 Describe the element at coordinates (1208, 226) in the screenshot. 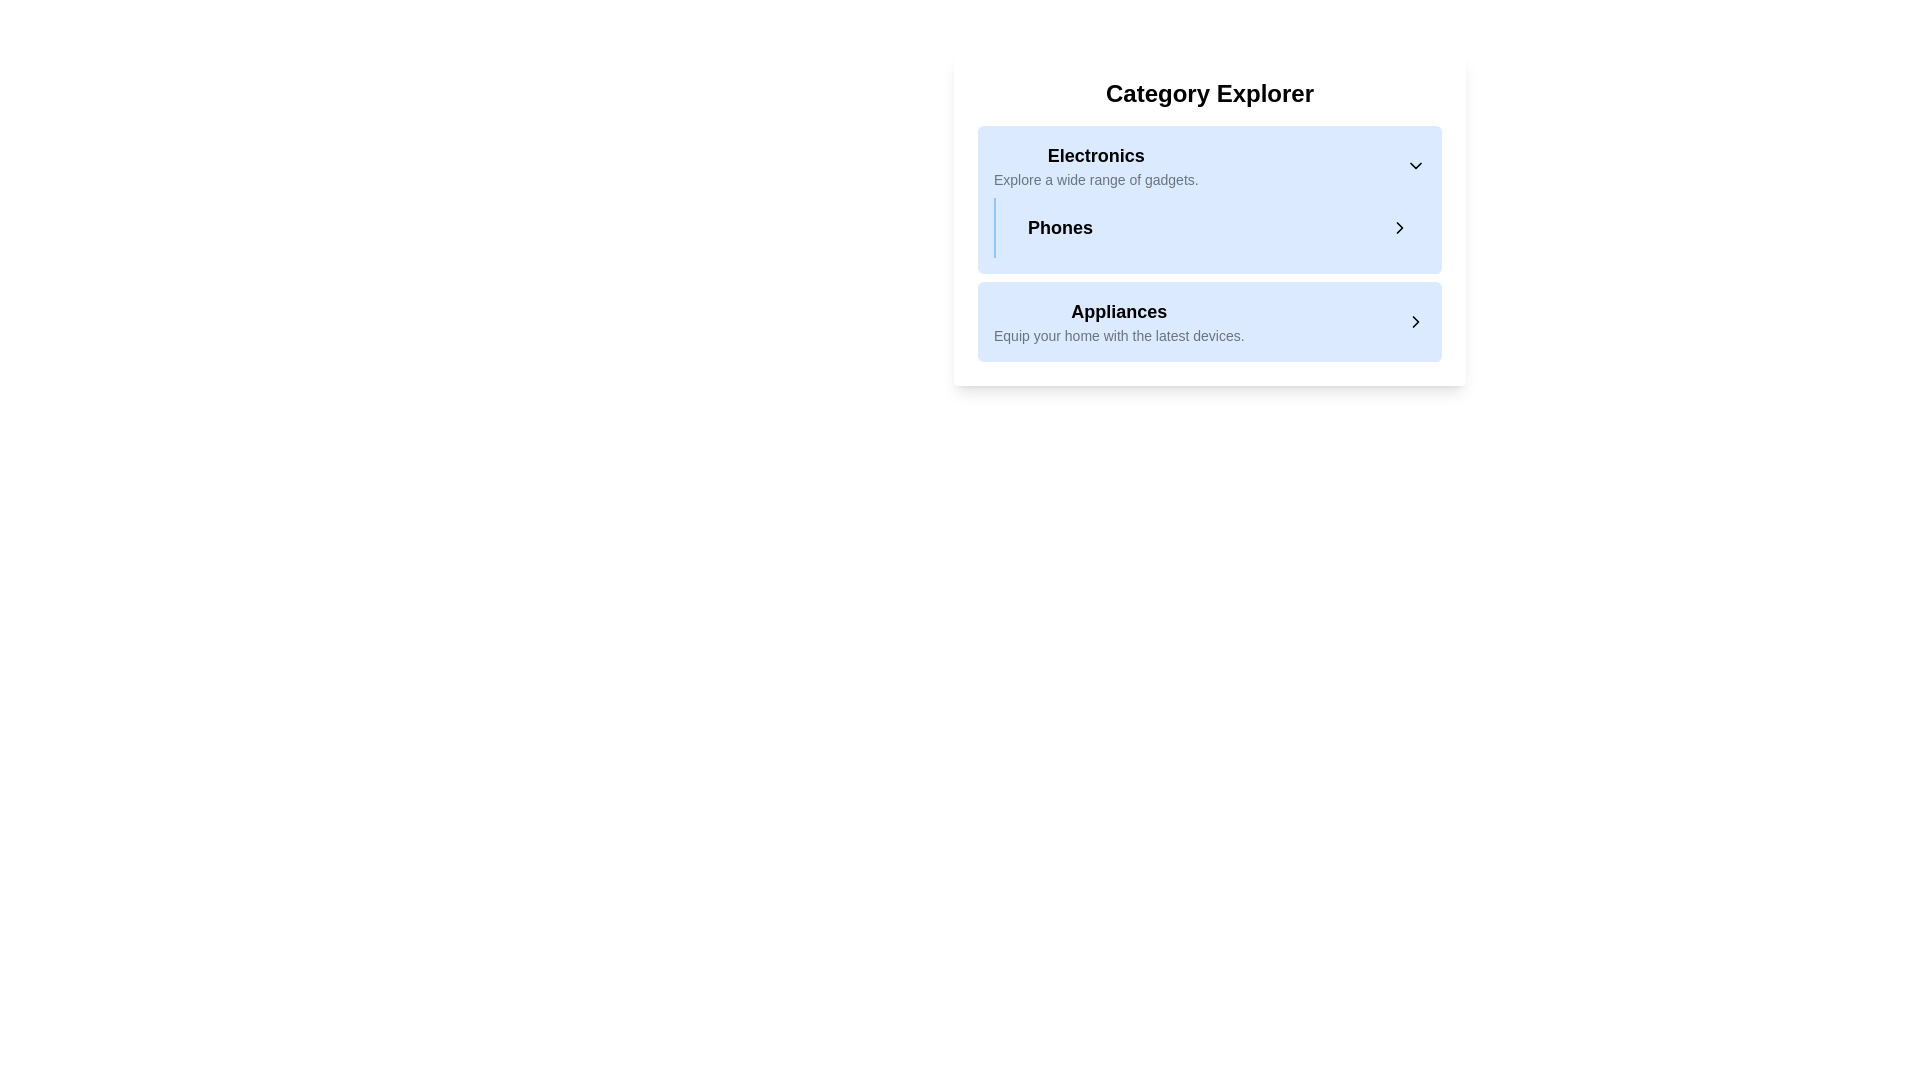

I see `the navigational button labeled 'Phones' located under the 'Electronics' section` at that location.